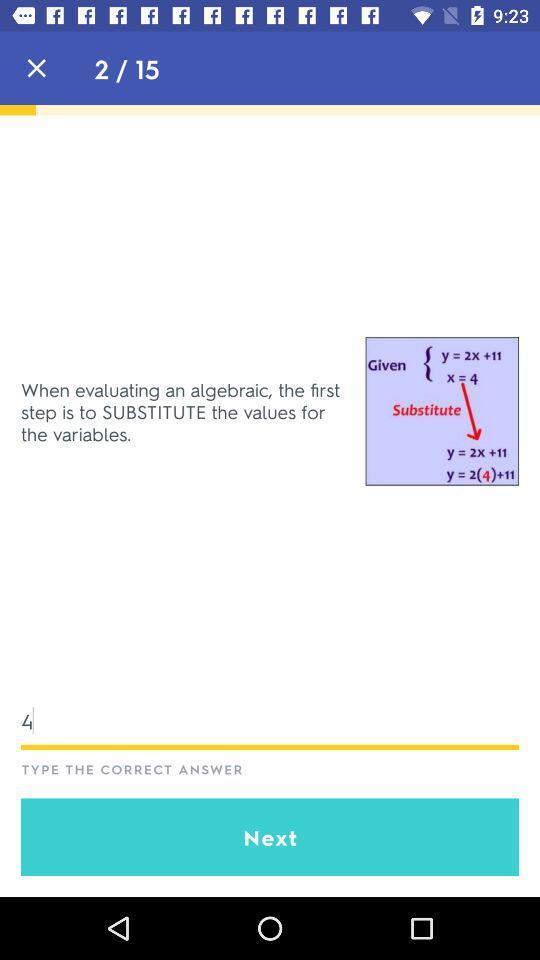  What do you see at coordinates (270, 837) in the screenshot?
I see `item below the type the correct item` at bounding box center [270, 837].